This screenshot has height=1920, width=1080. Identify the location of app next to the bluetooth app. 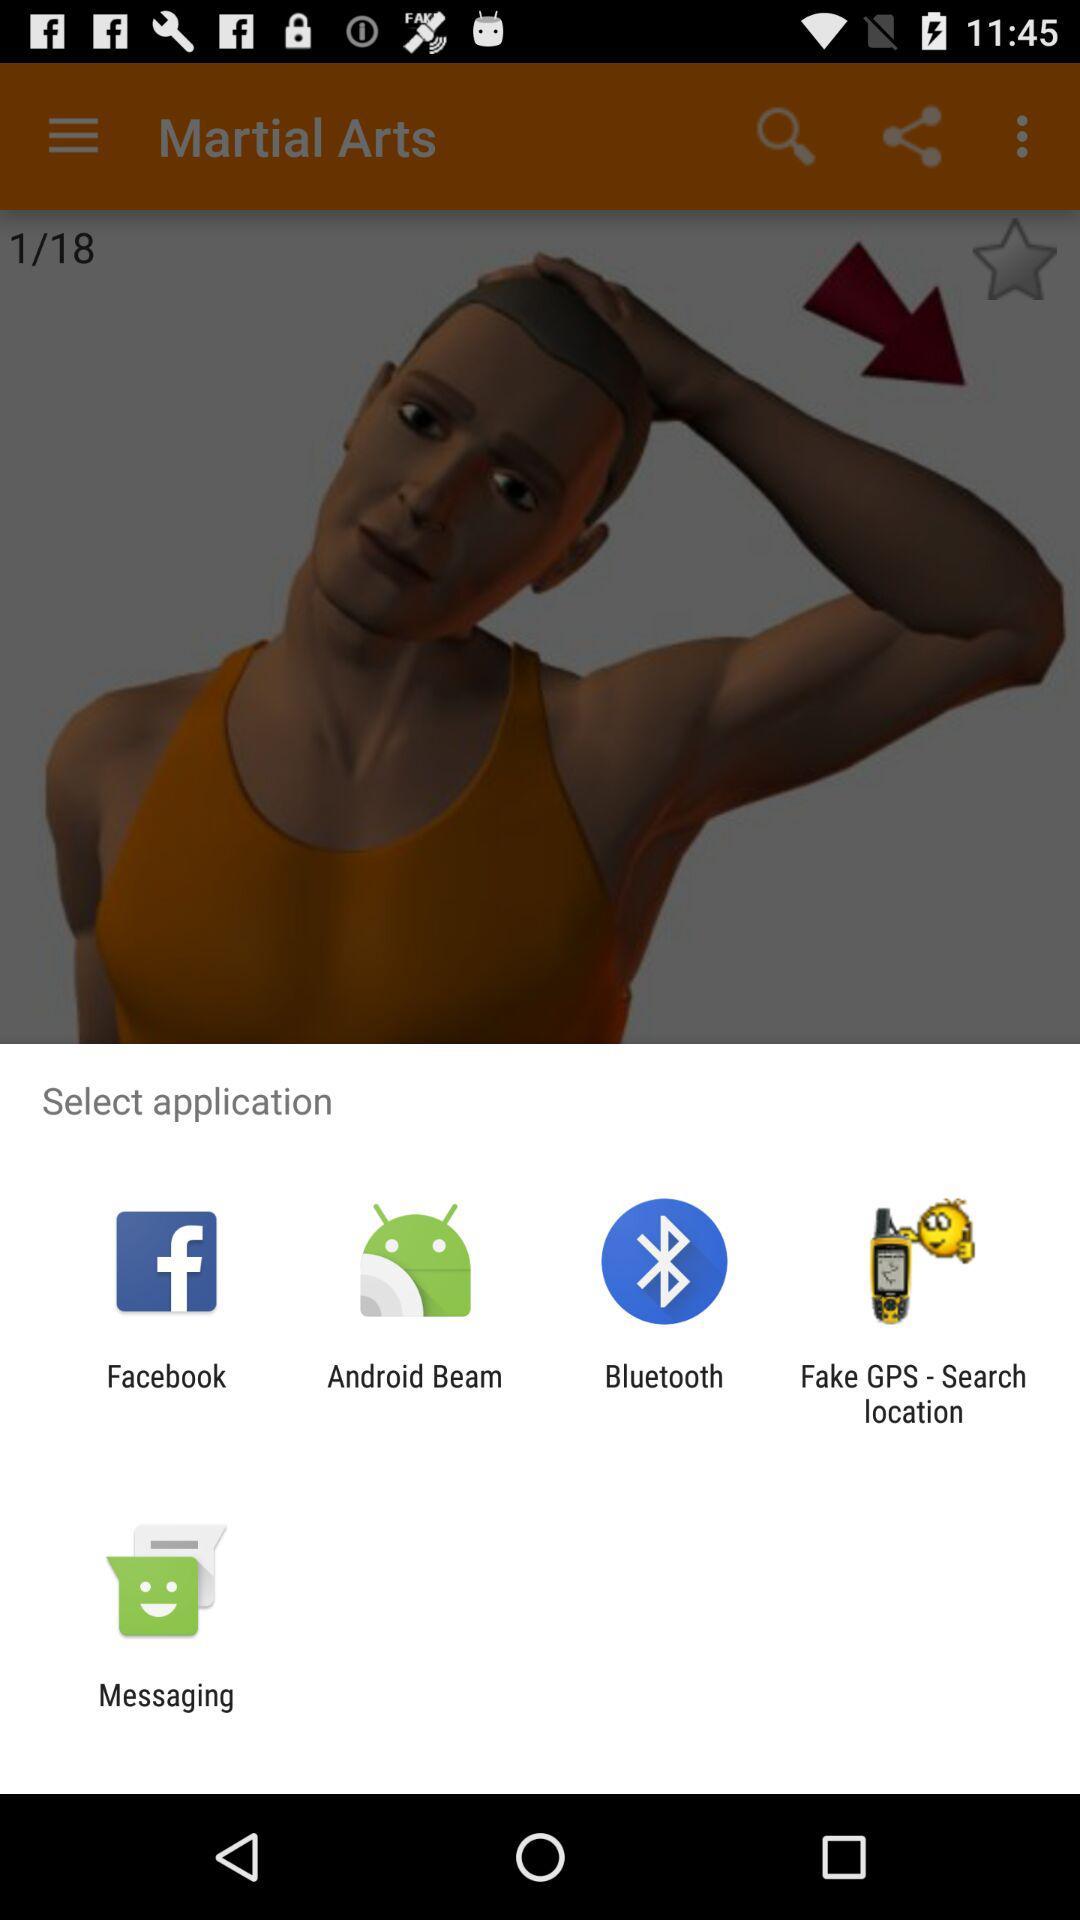
(414, 1392).